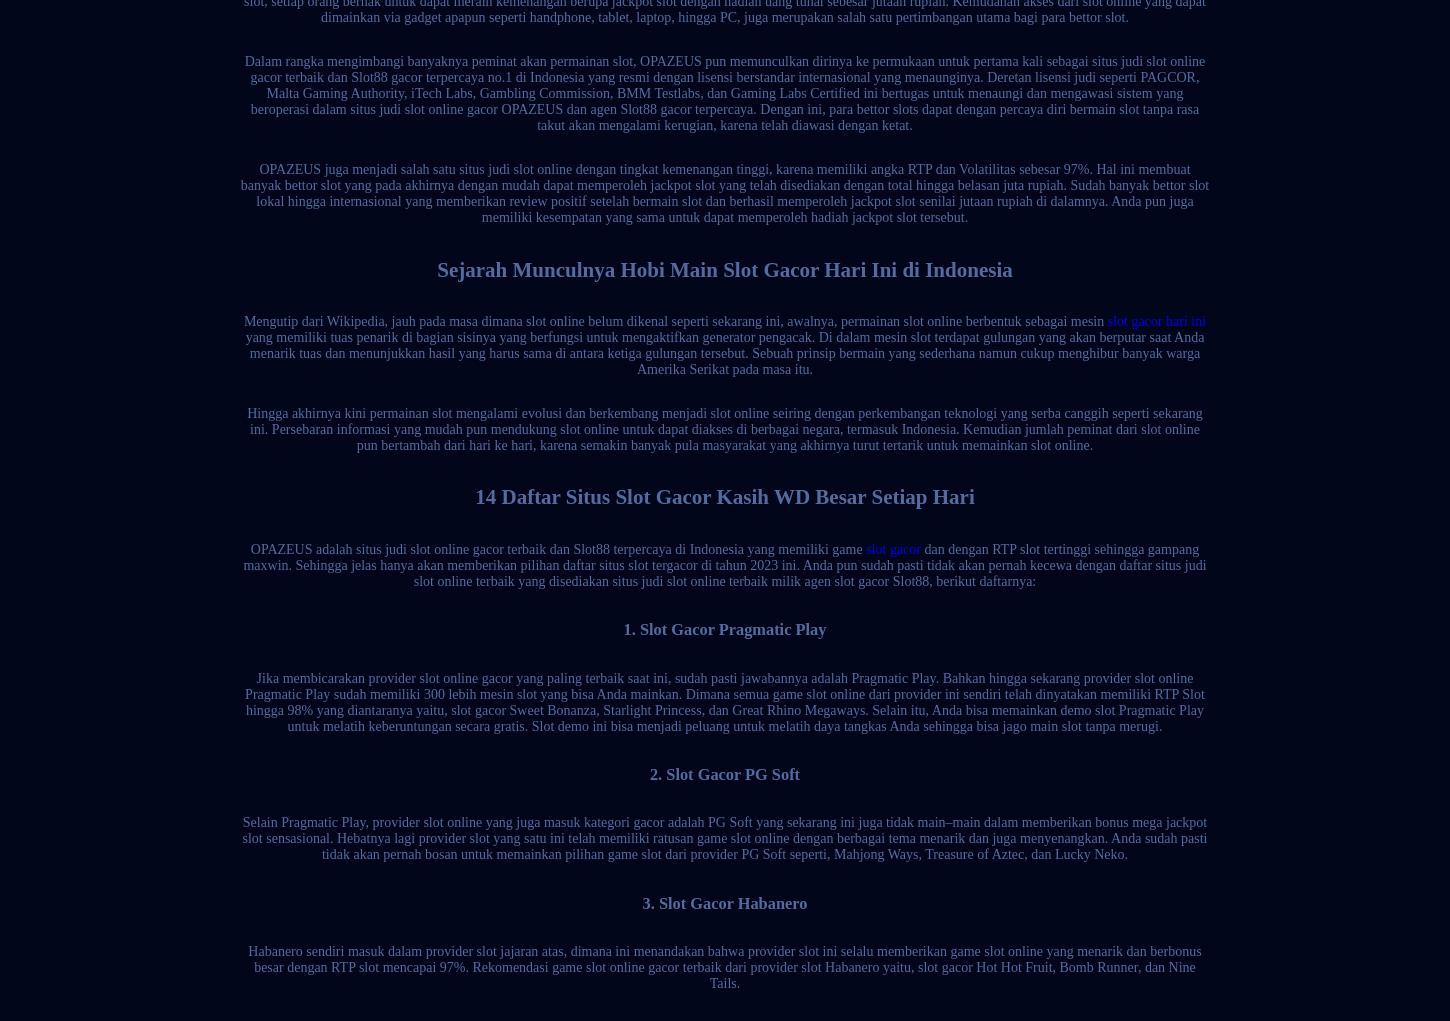  What do you see at coordinates (557, 548) in the screenshot?
I see `'OPAZEUS adalah situs judi slot online gacor terbaik dan Slot88 terpercaya di Indonesia yang memiliki game'` at bounding box center [557, 548].